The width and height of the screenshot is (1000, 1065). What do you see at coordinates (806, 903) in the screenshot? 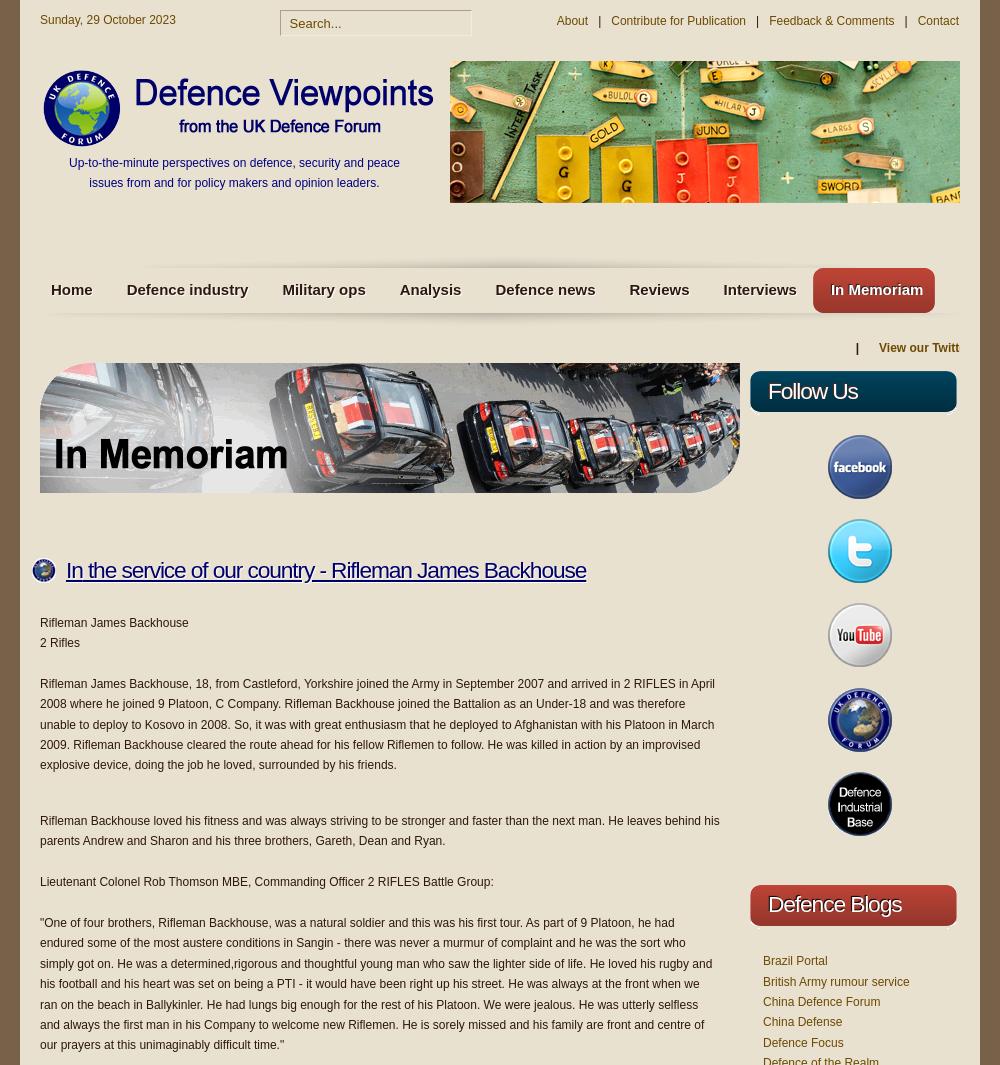
I see `'Defence'` at bounding box center [806, 903].